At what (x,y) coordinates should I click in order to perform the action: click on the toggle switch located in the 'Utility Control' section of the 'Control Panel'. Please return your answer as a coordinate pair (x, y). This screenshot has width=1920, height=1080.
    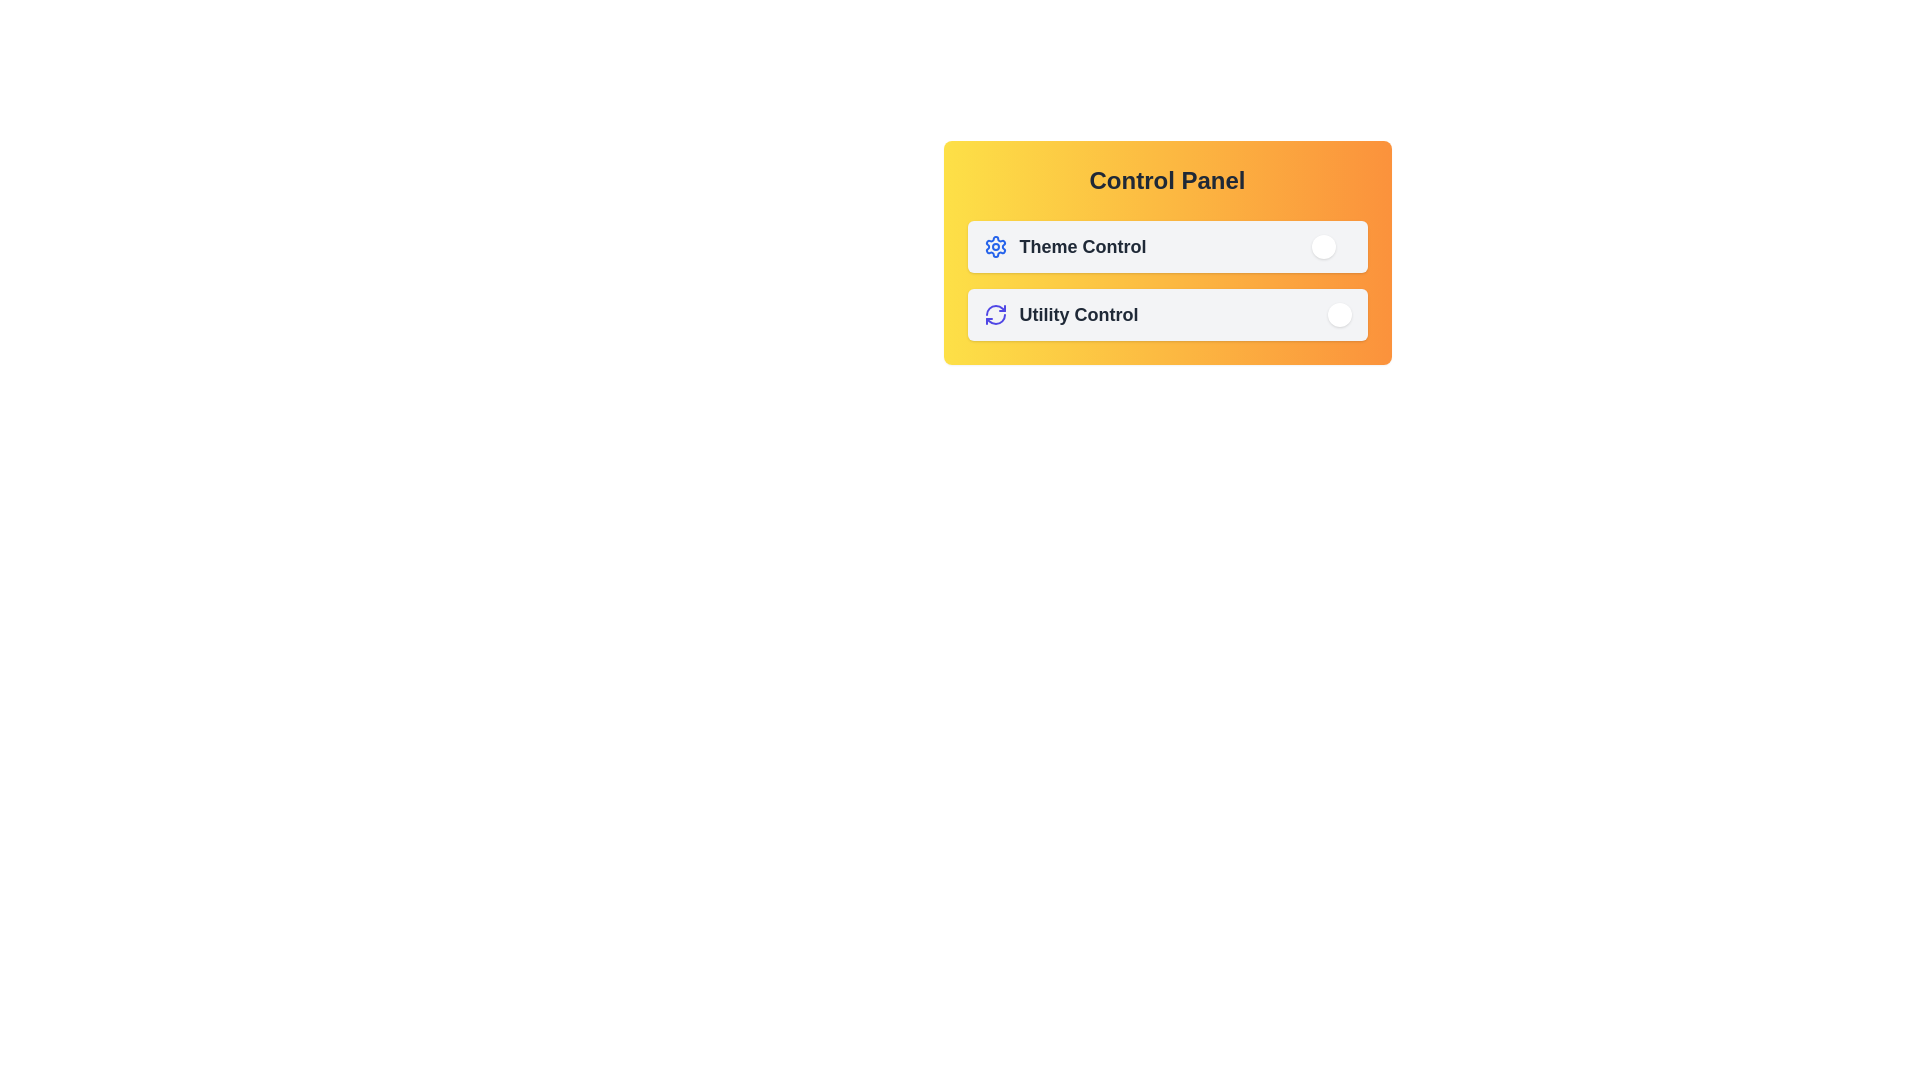
    Looking at the image, I should click on (1331, 315).